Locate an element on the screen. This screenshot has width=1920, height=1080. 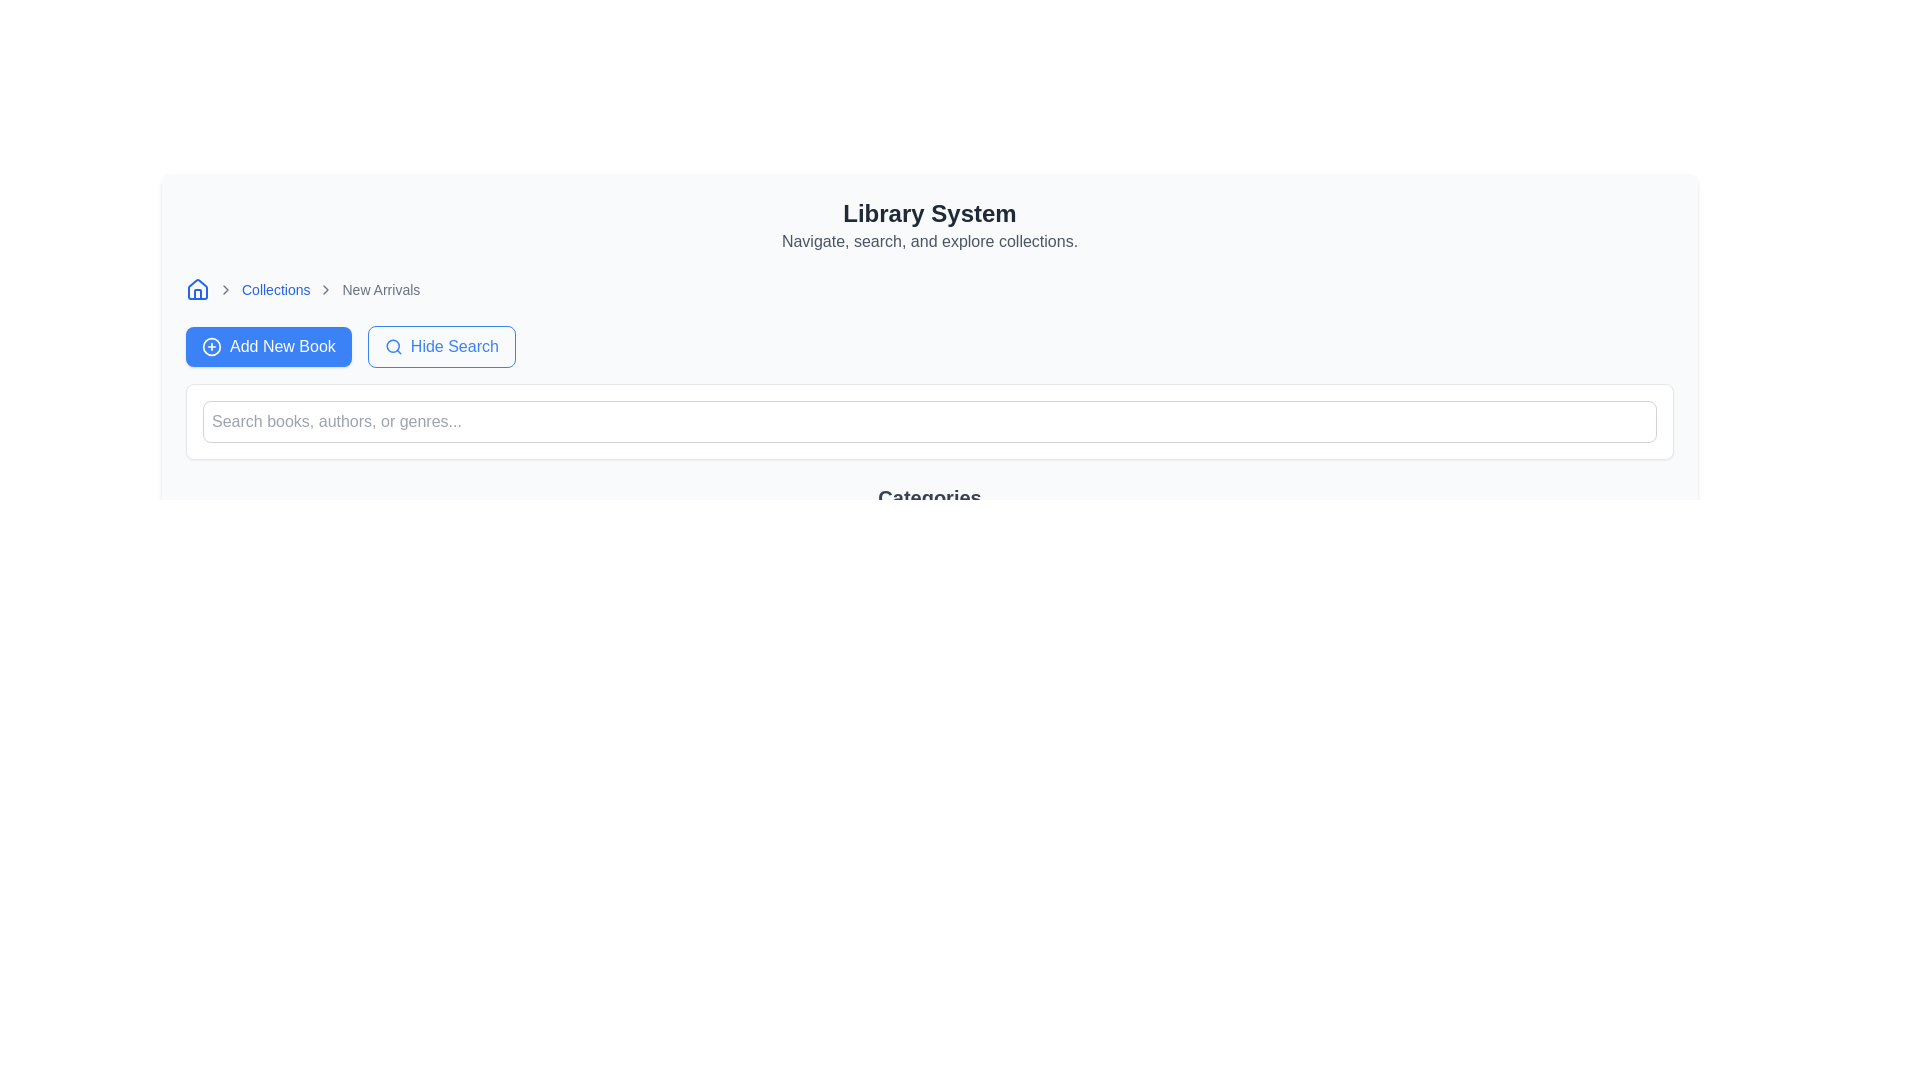
the 'New Arrivals' text label in the breadcrumb navigation bar, which indicates the current section and is located next to a right-pointing arrow icon is located at coordinates (381, 289).